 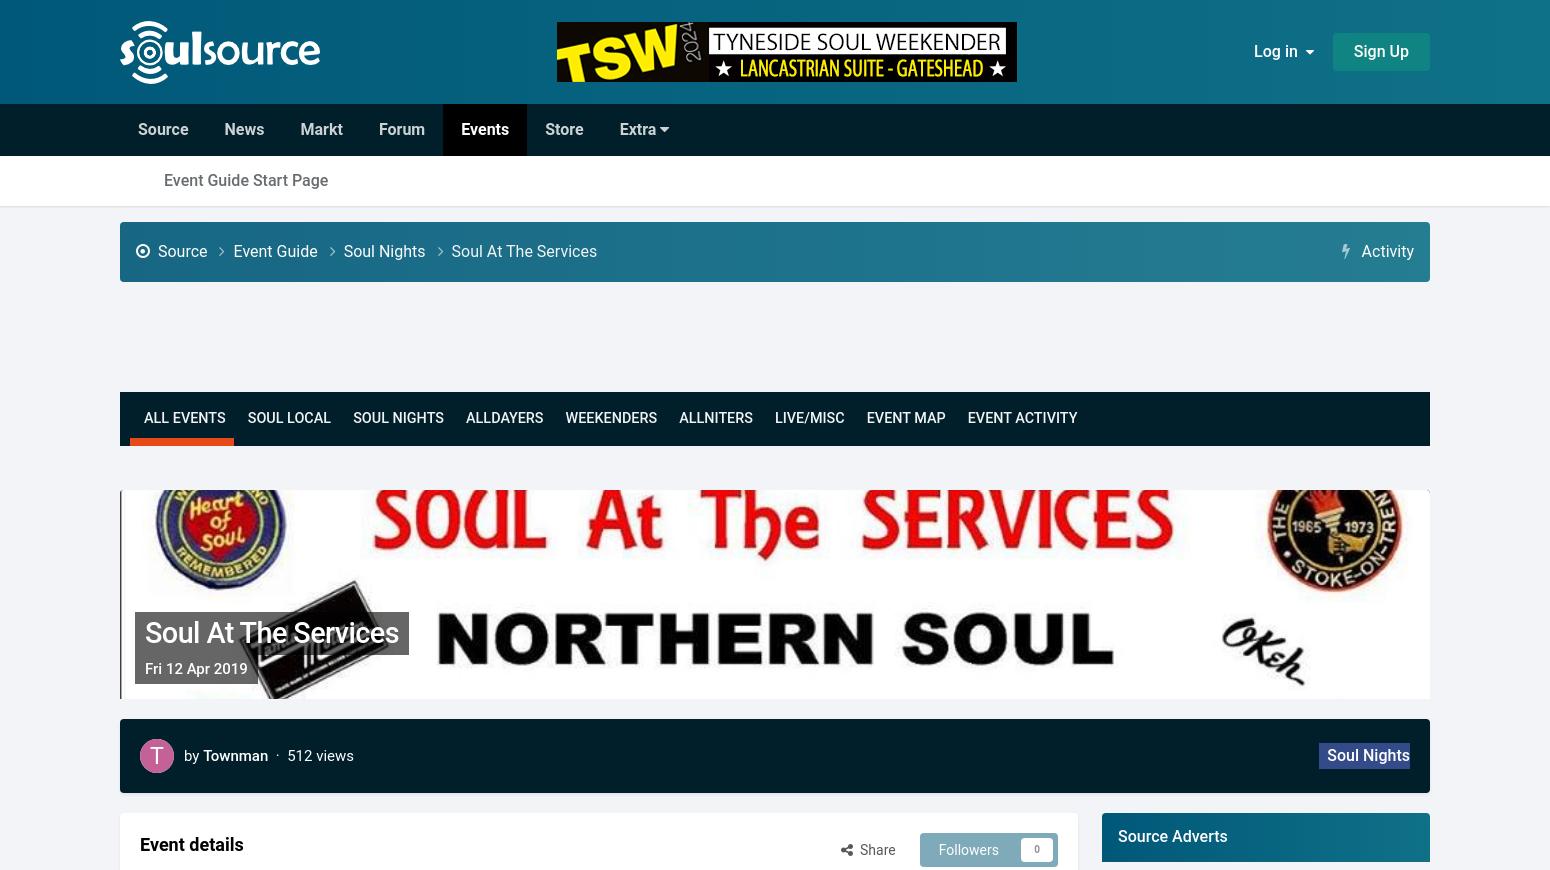 I want to click on 'Nights', so click(x=386, y=418).